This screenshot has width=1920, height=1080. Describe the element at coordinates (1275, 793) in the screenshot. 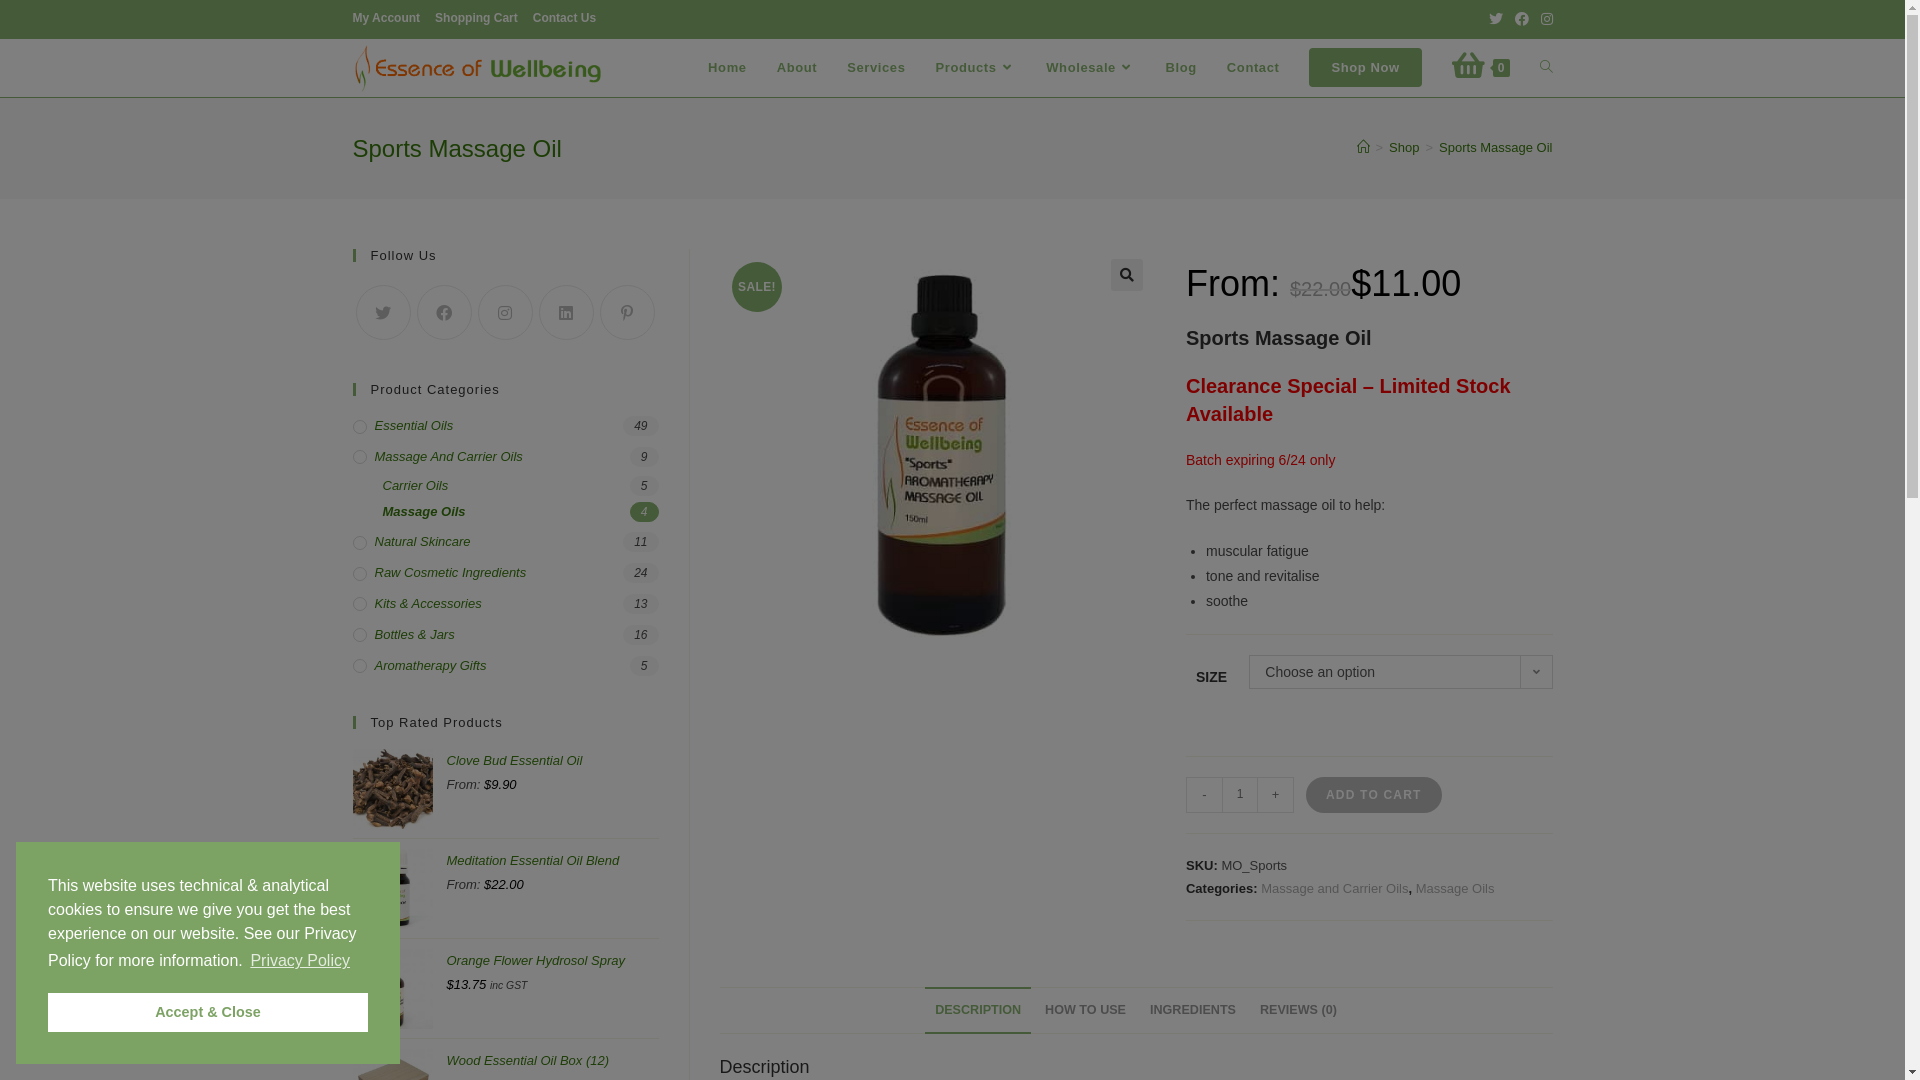

I see `'+'` at that location.